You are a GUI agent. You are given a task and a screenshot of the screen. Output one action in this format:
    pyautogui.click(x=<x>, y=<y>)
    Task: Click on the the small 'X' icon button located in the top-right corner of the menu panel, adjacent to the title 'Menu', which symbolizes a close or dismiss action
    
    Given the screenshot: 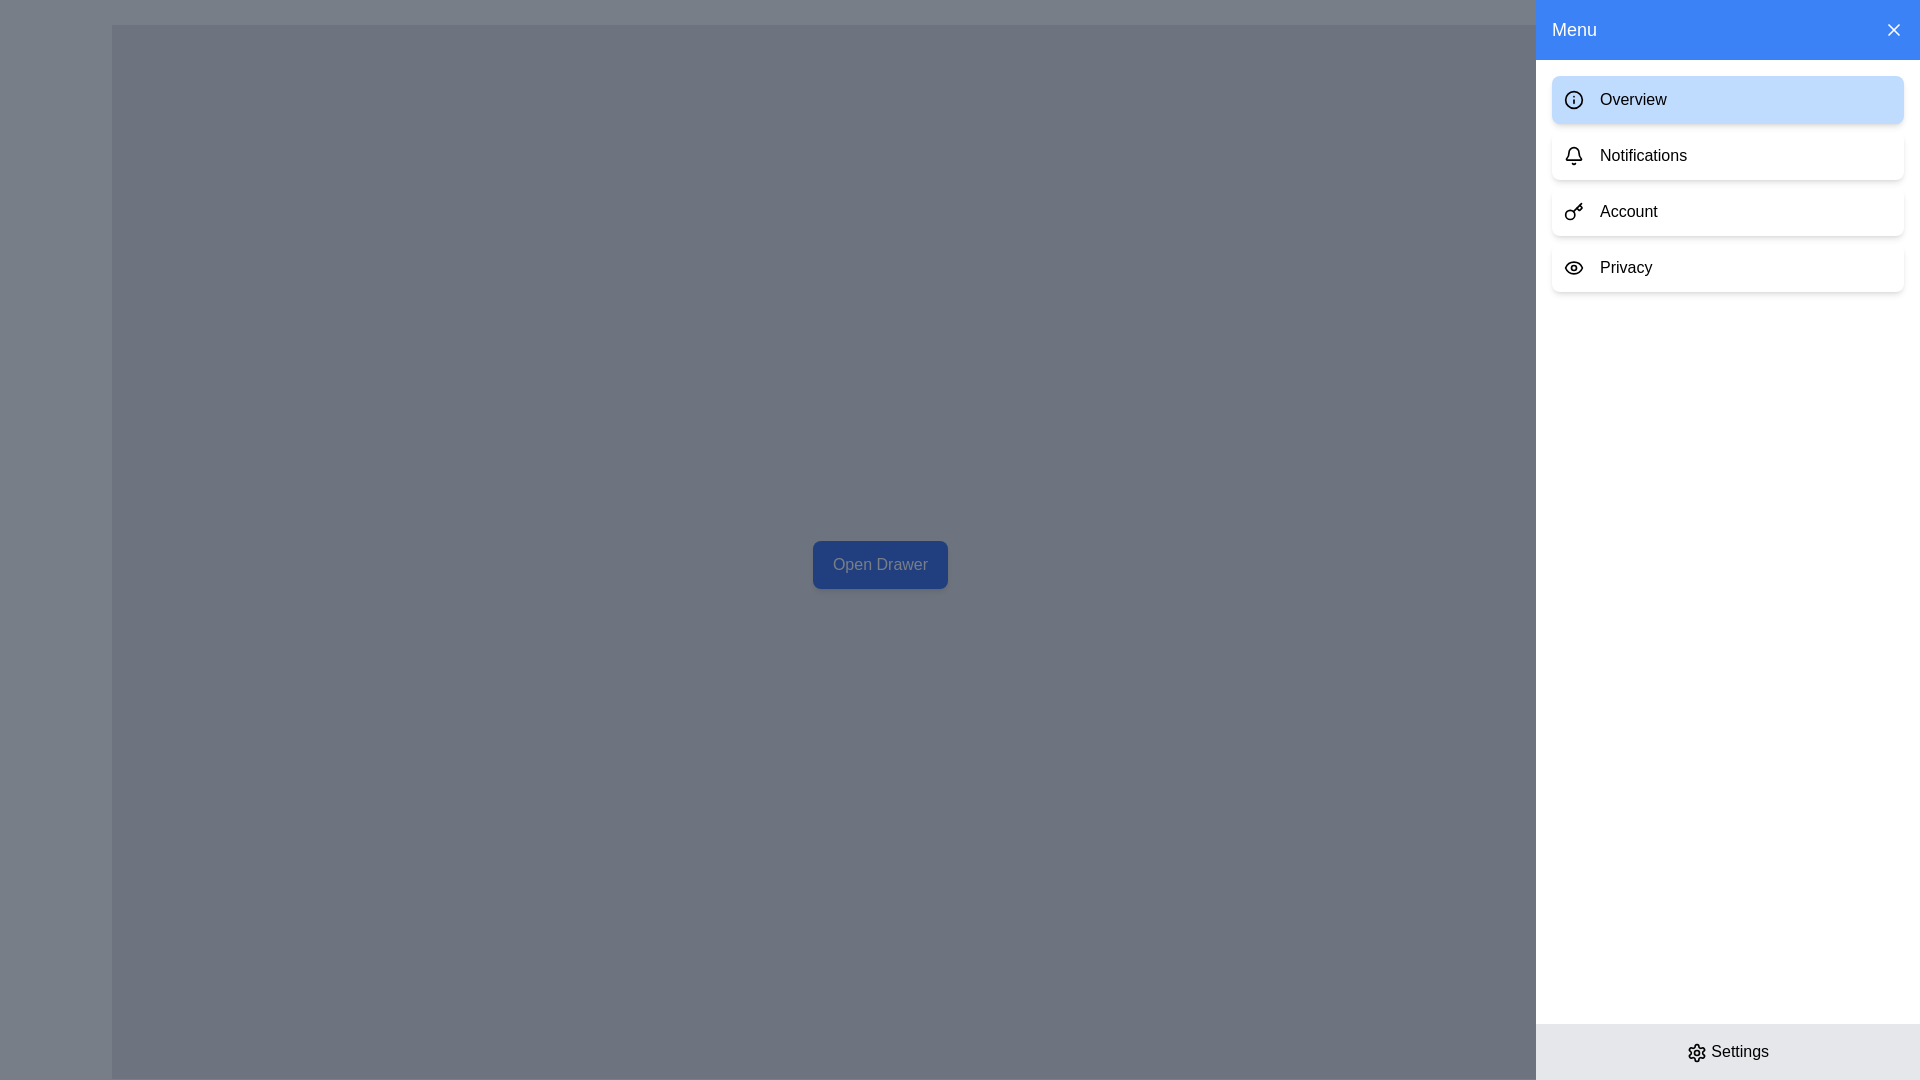 What is the action you would take?
    pyautogui.click(x=1893, y=30)
    